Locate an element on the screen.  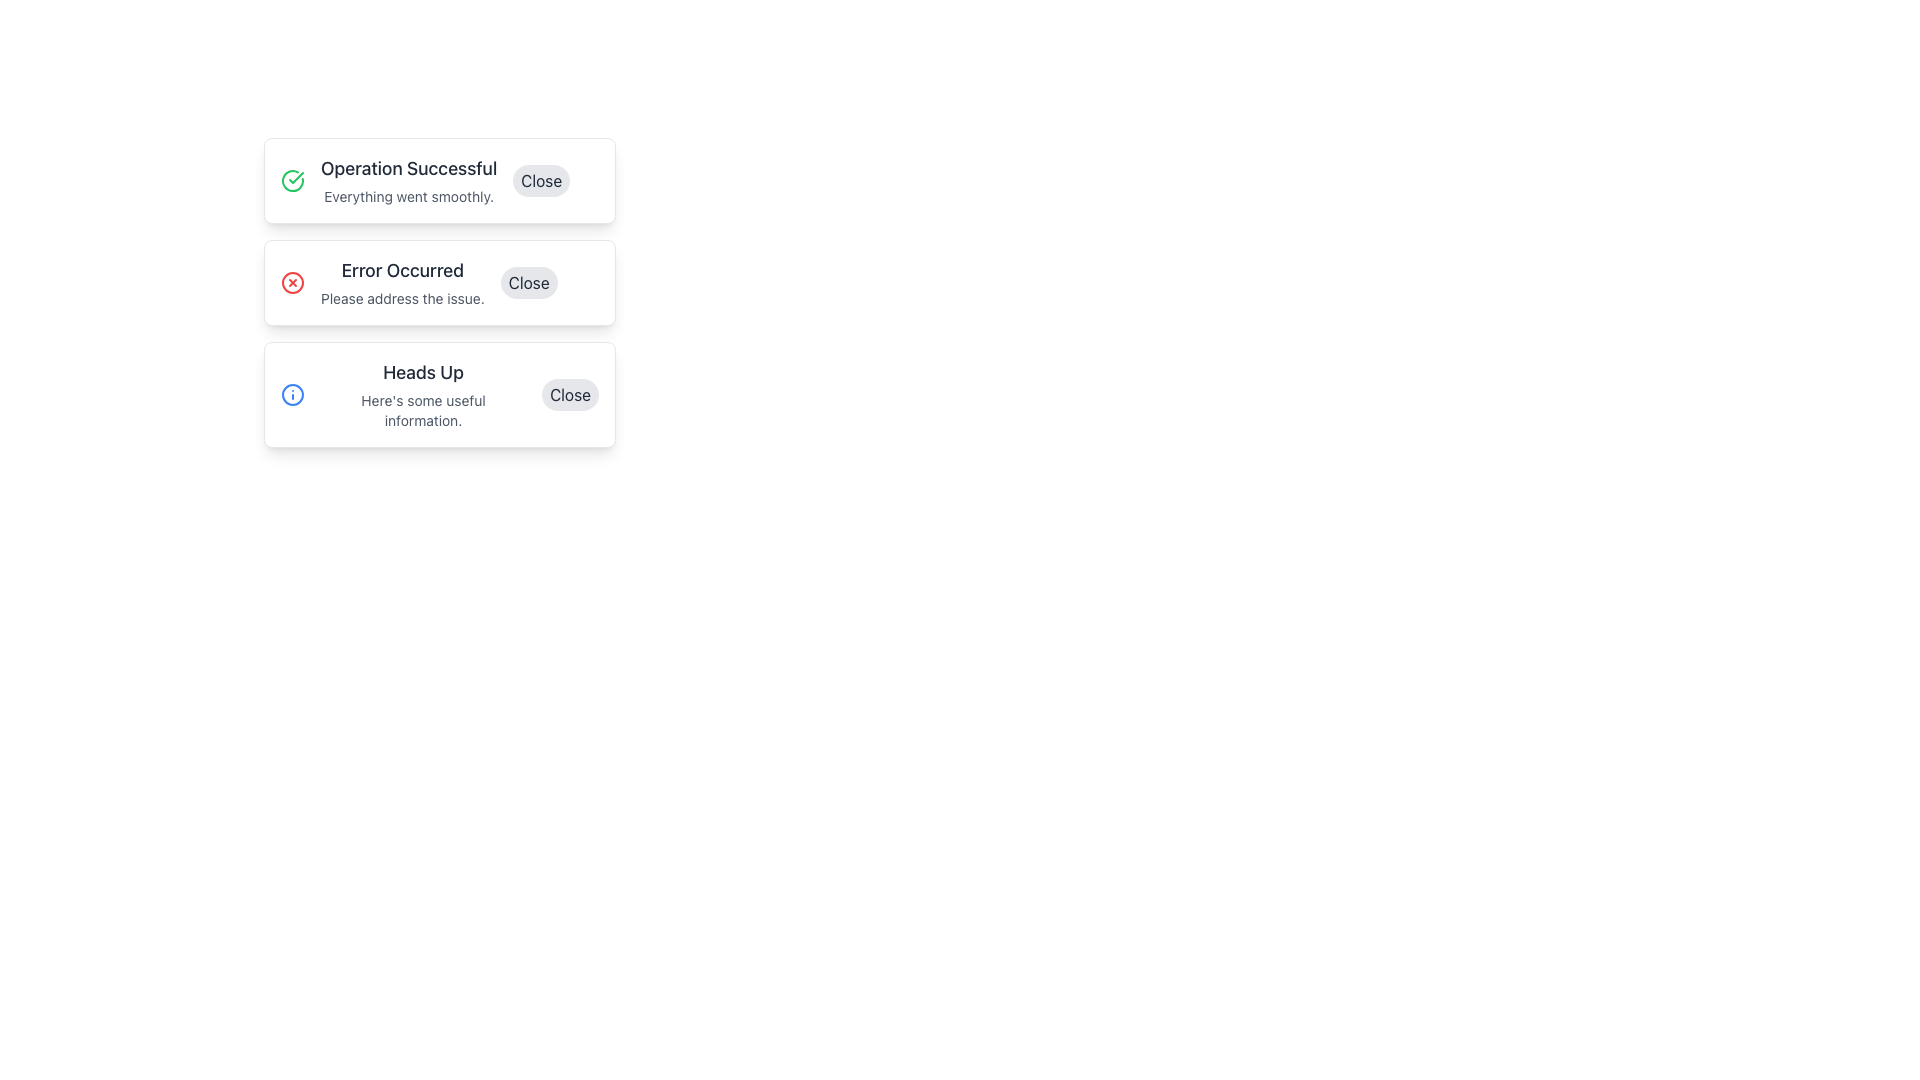
text block that displays 'Operation Successful' and 'Everything went smoothly' within the notification card at the top-left of the notification group is located at coordinates (408, 181).